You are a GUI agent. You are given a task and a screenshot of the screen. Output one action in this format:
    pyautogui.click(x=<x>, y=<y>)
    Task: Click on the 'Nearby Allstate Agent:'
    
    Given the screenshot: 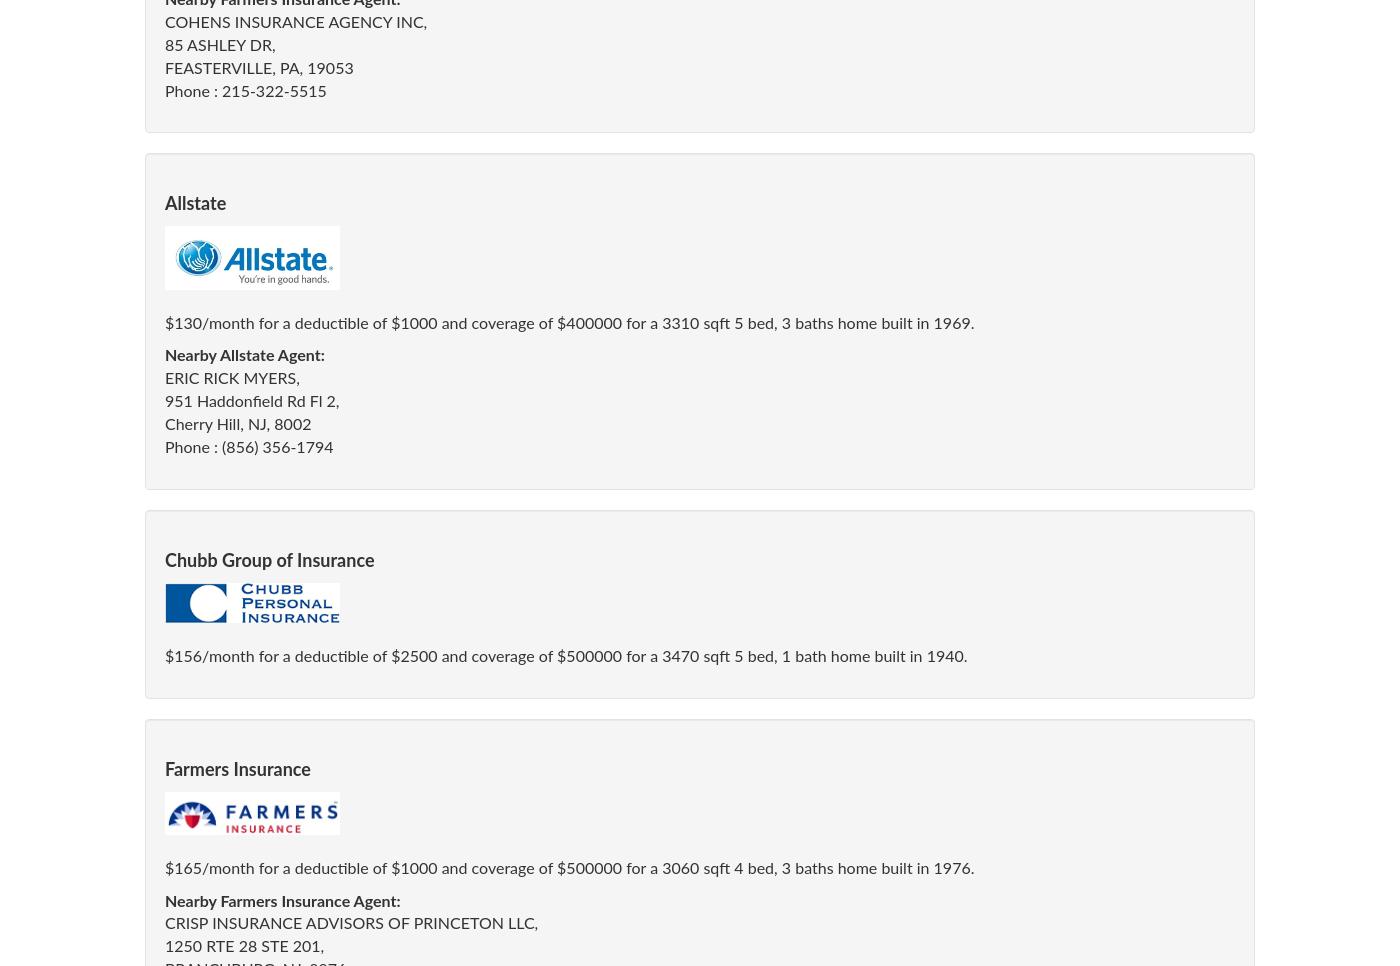 What is the action you would take?
    pyautogui.click(x=244, y=354)
    